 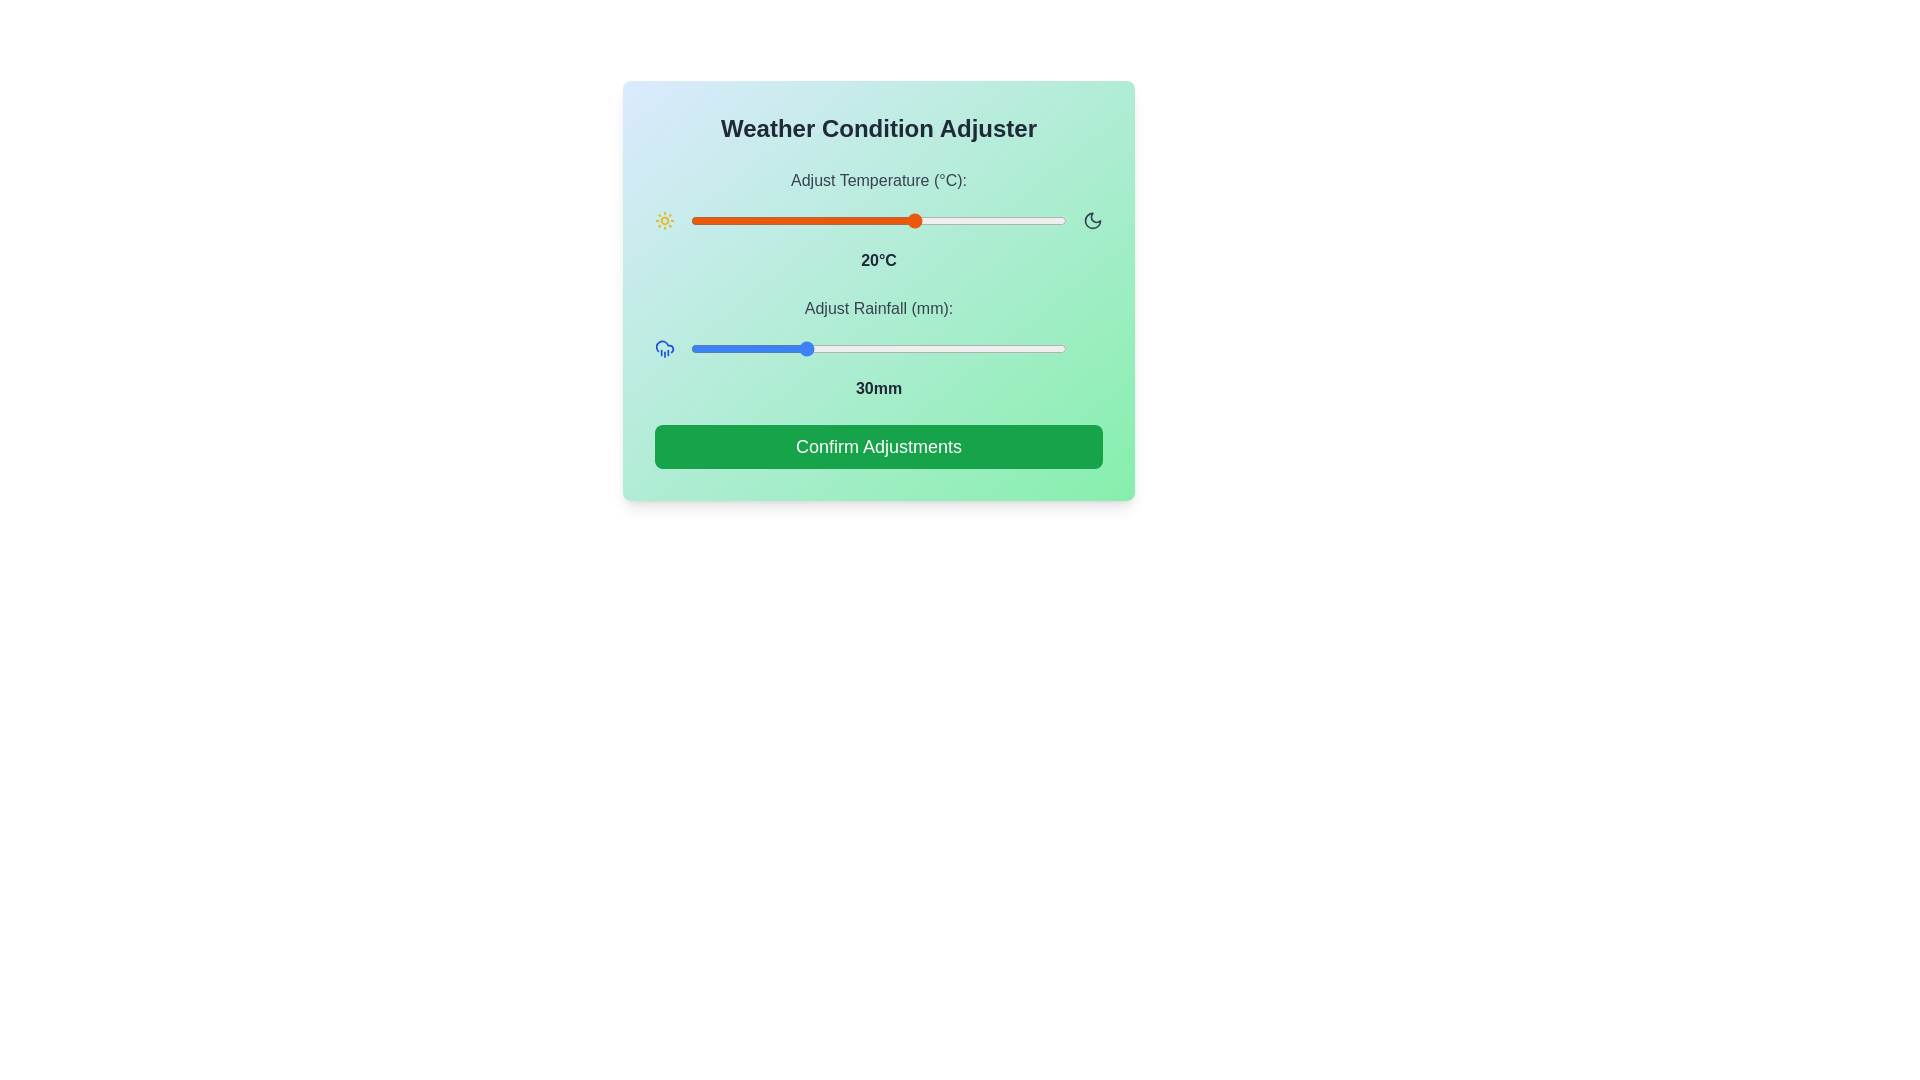 What do you see at coordinates (702, 347) in the screenshot?
I see `the rainfall slider to 3 mm` at bounding box center [702, 347].